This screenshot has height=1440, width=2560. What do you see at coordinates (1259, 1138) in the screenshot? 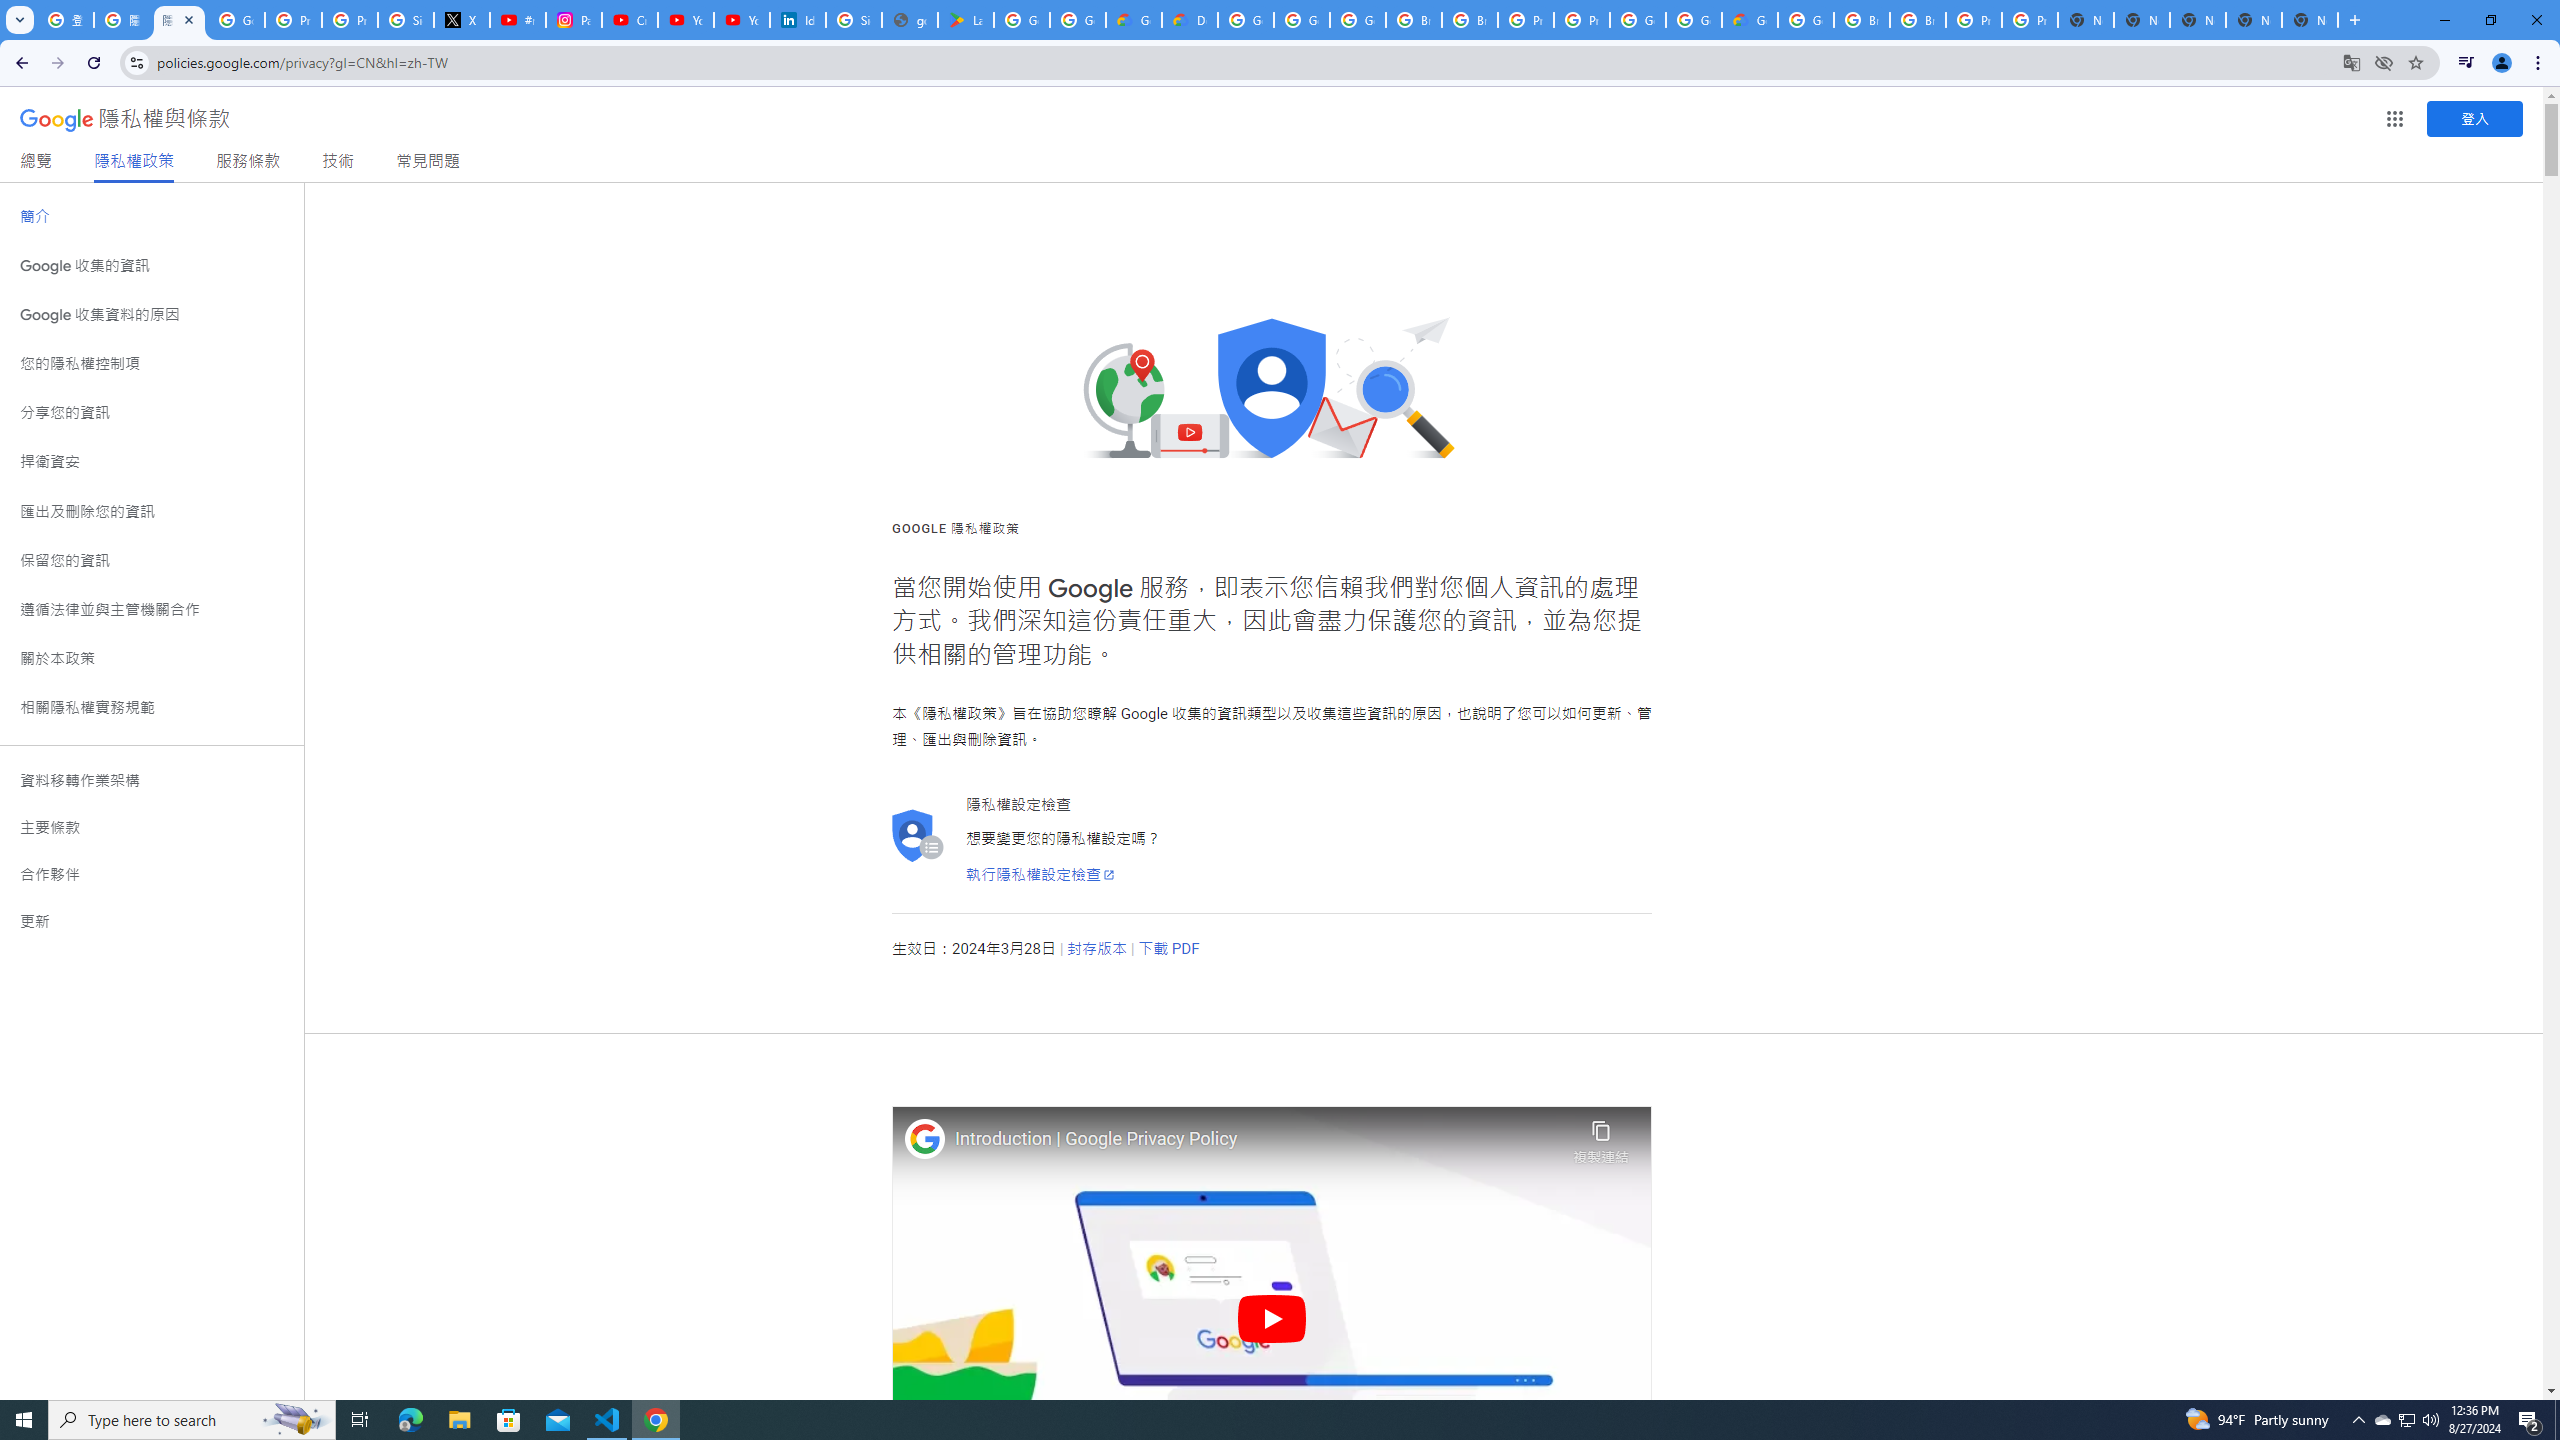
I see `'Introduction | Google Privacy Policy'` at bounding box center [1259, 1138].